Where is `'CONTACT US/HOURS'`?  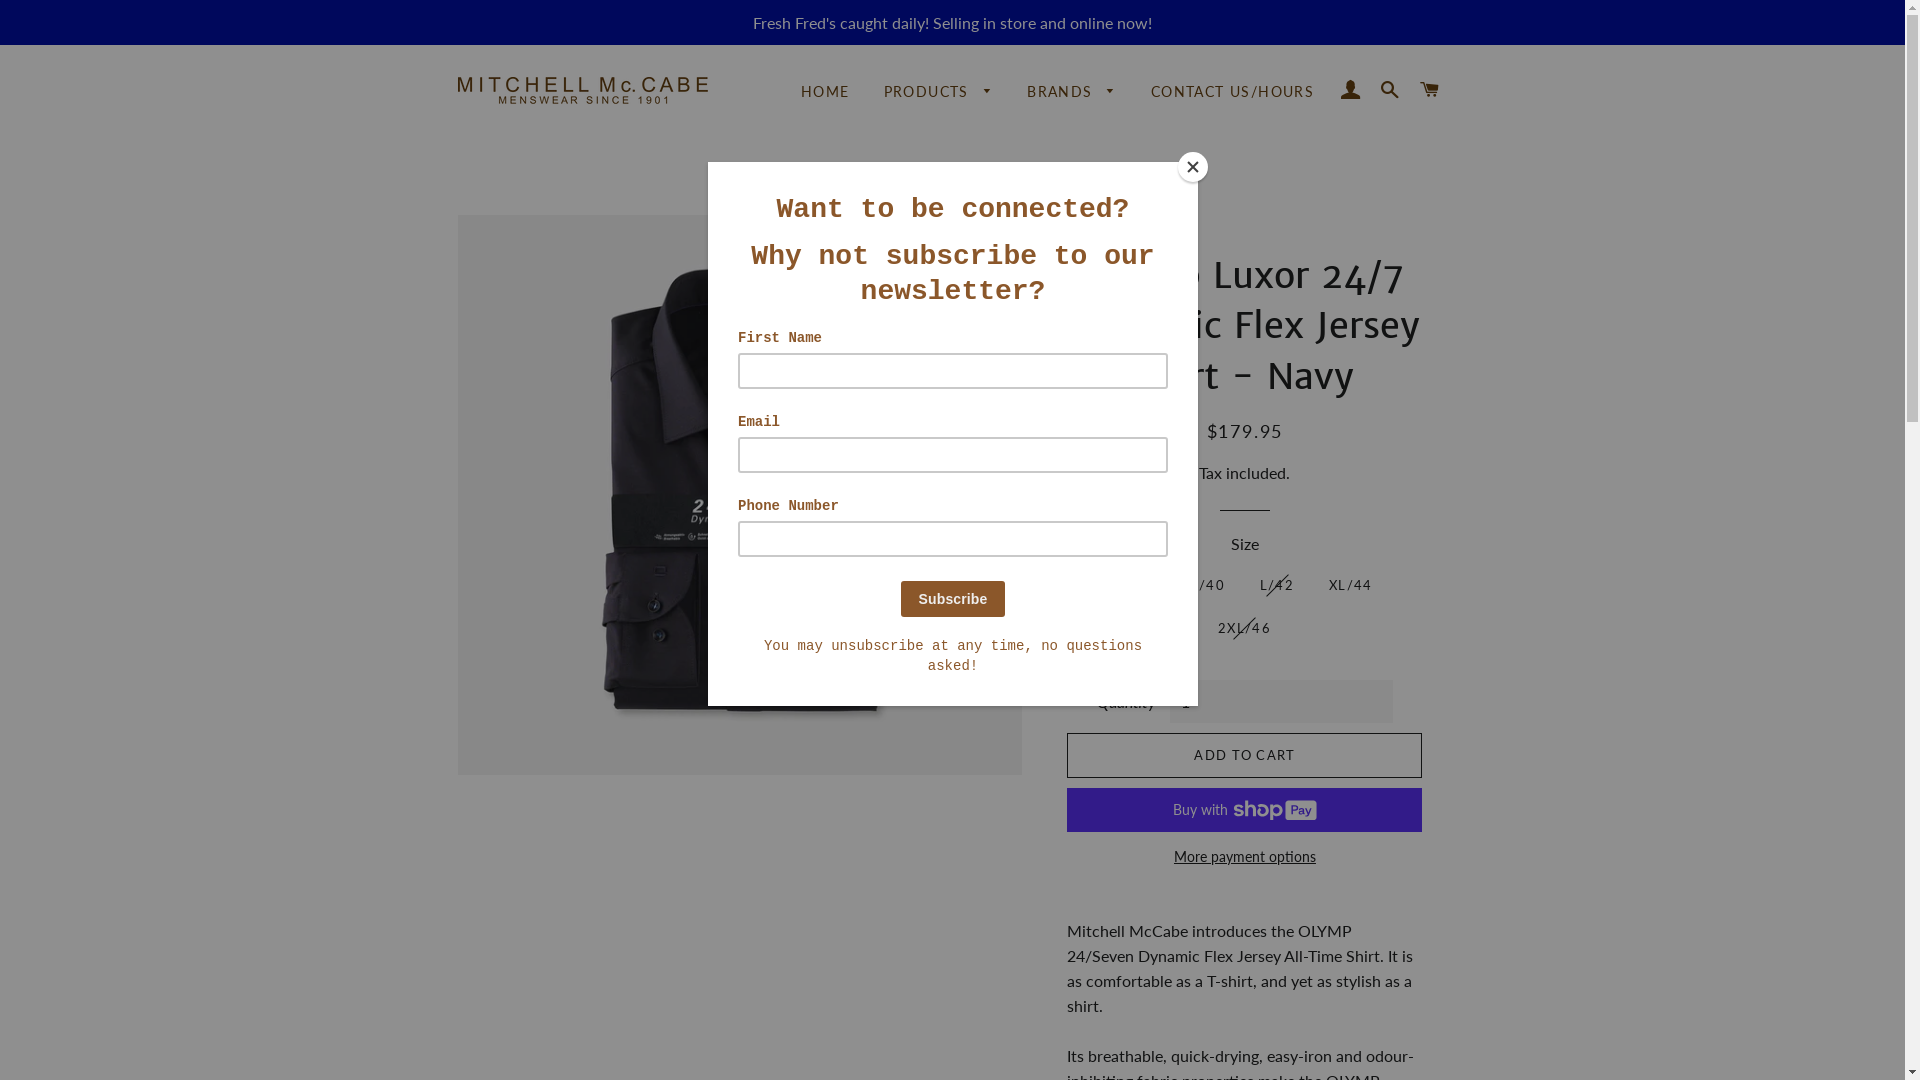
'CONTACT US/HOURS' is located at coordinates (1136, 92).